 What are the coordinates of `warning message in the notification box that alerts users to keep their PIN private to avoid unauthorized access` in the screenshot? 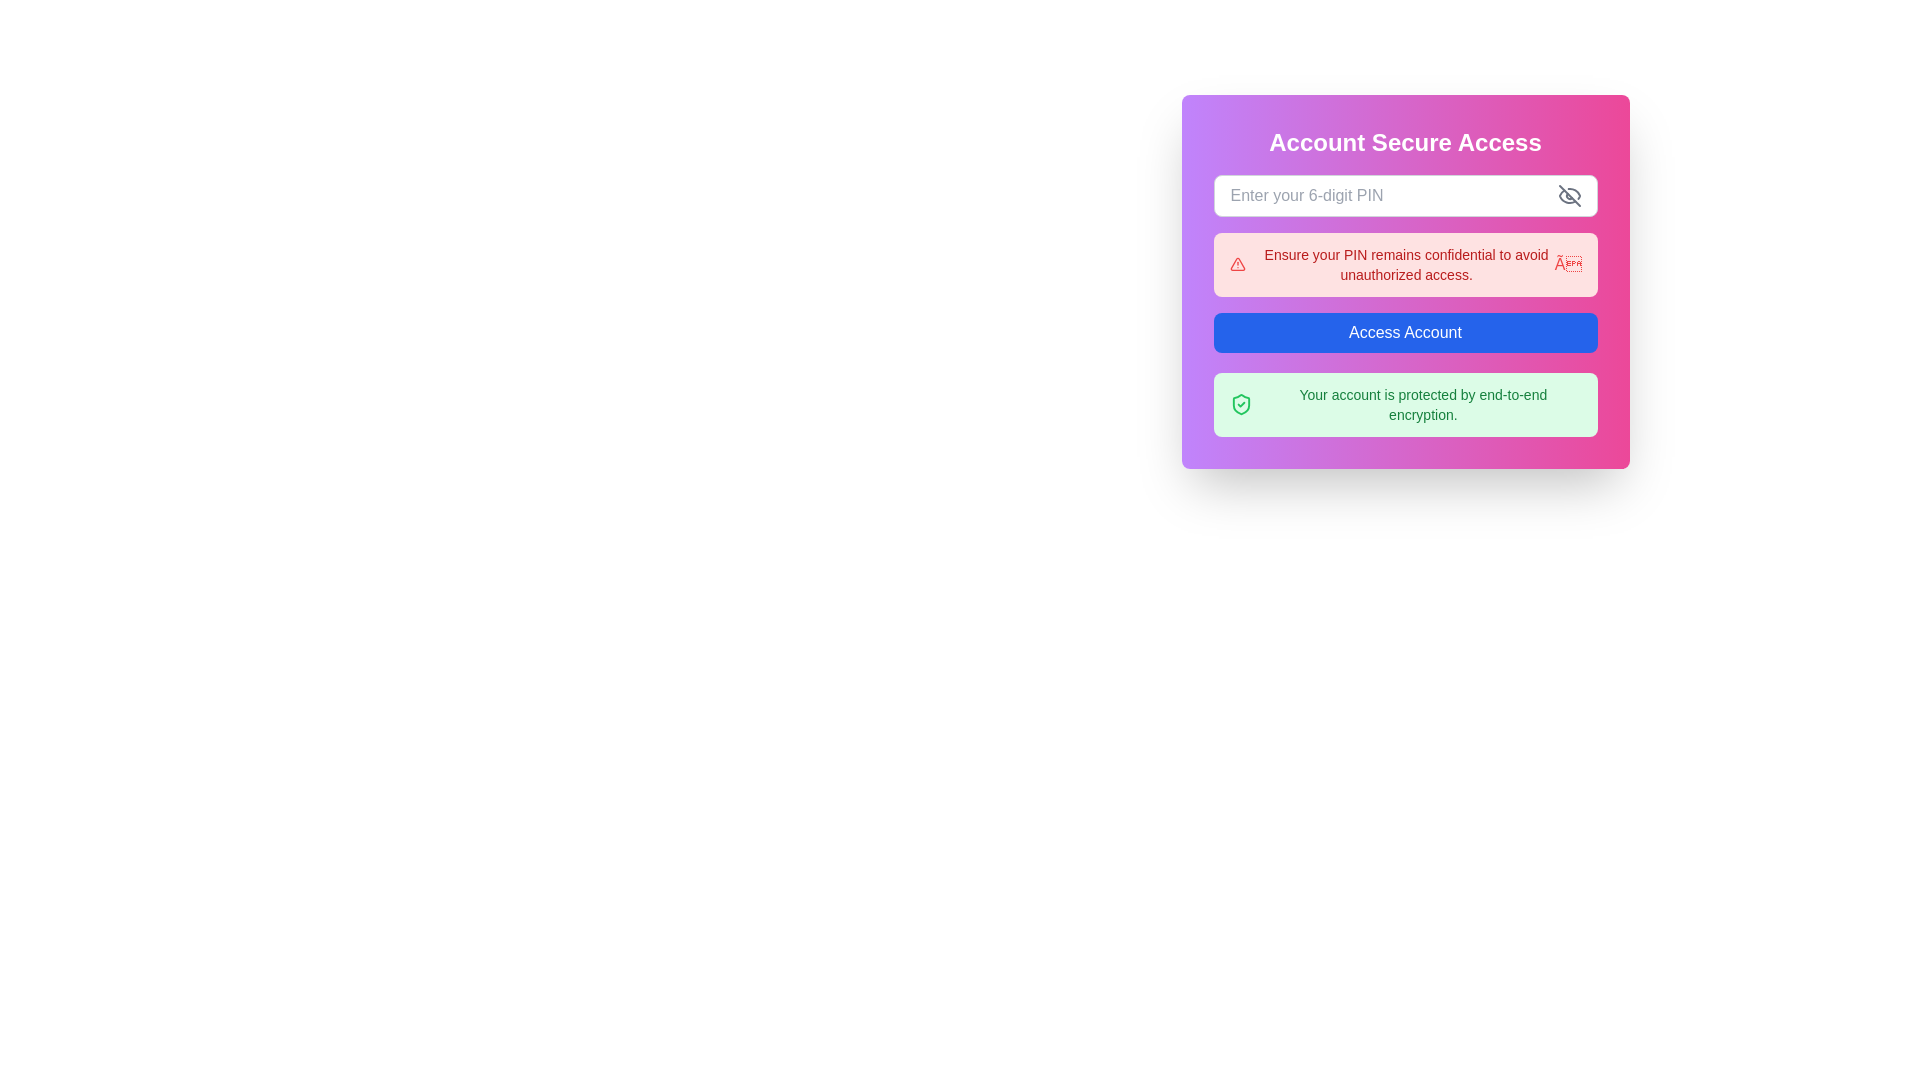 It's located at (1404, 281).